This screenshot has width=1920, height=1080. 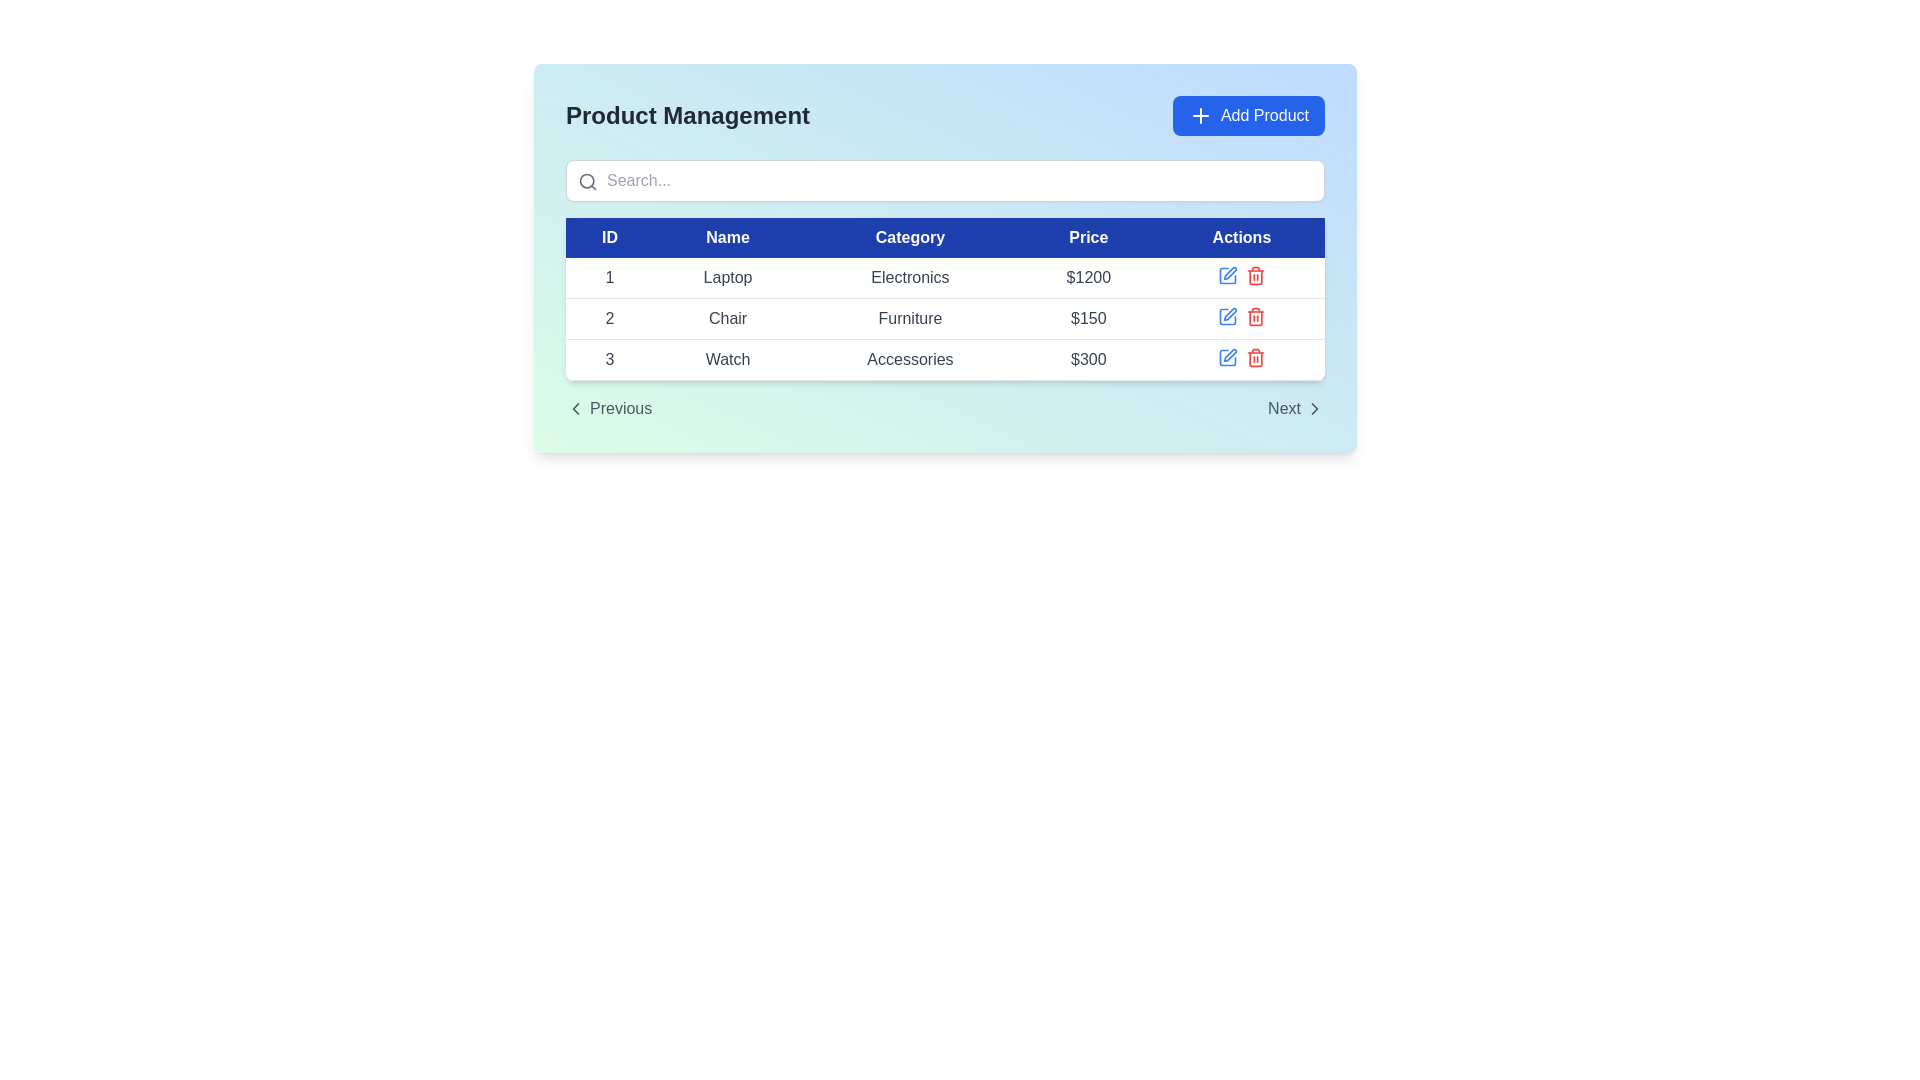 What do you see at coordinates (1227, 276) in the screenshot?
I see `the edit icon graphic within the button` at bounding box center [1227, 276].